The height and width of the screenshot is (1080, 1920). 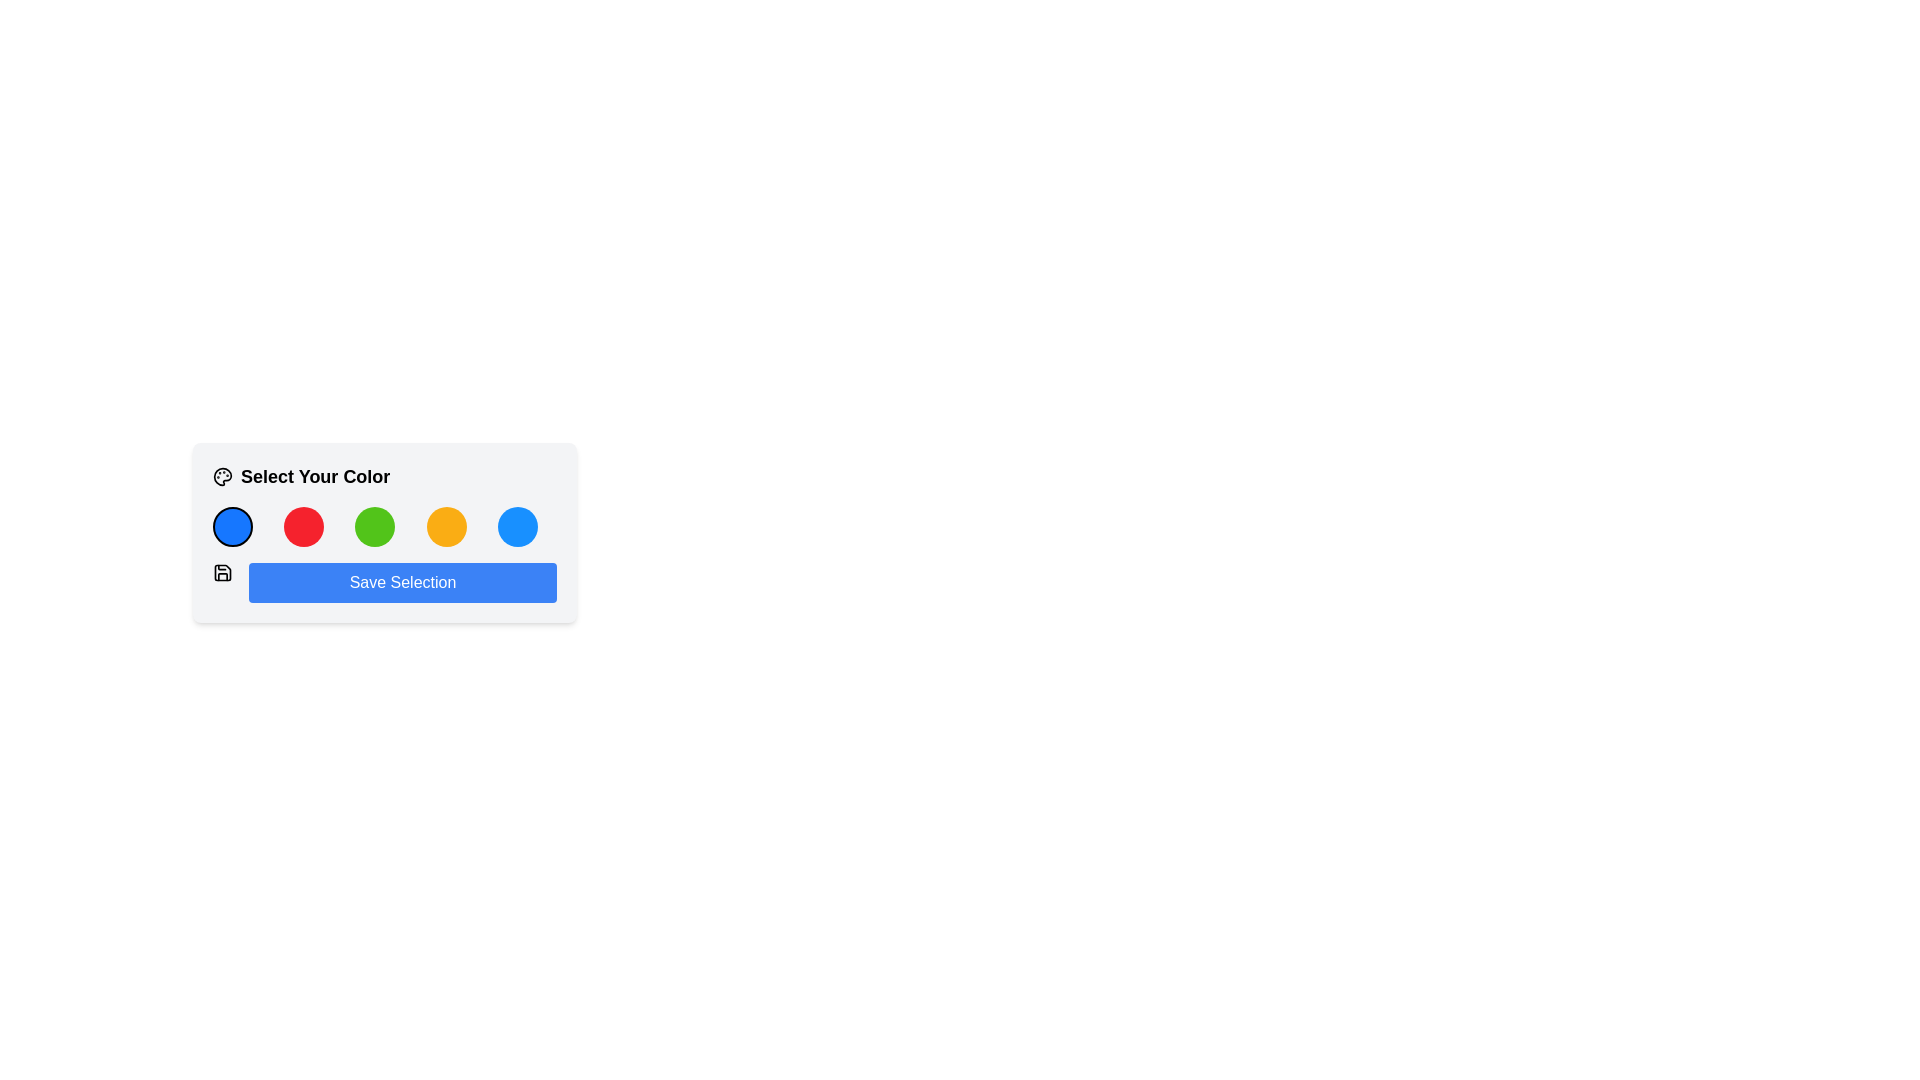 I want to click on the icon resembling a palette with four circular decorations, located next to the 'Select Your Color' label in the upper-left corner of the color selection panel, so click(x=222, y=477).